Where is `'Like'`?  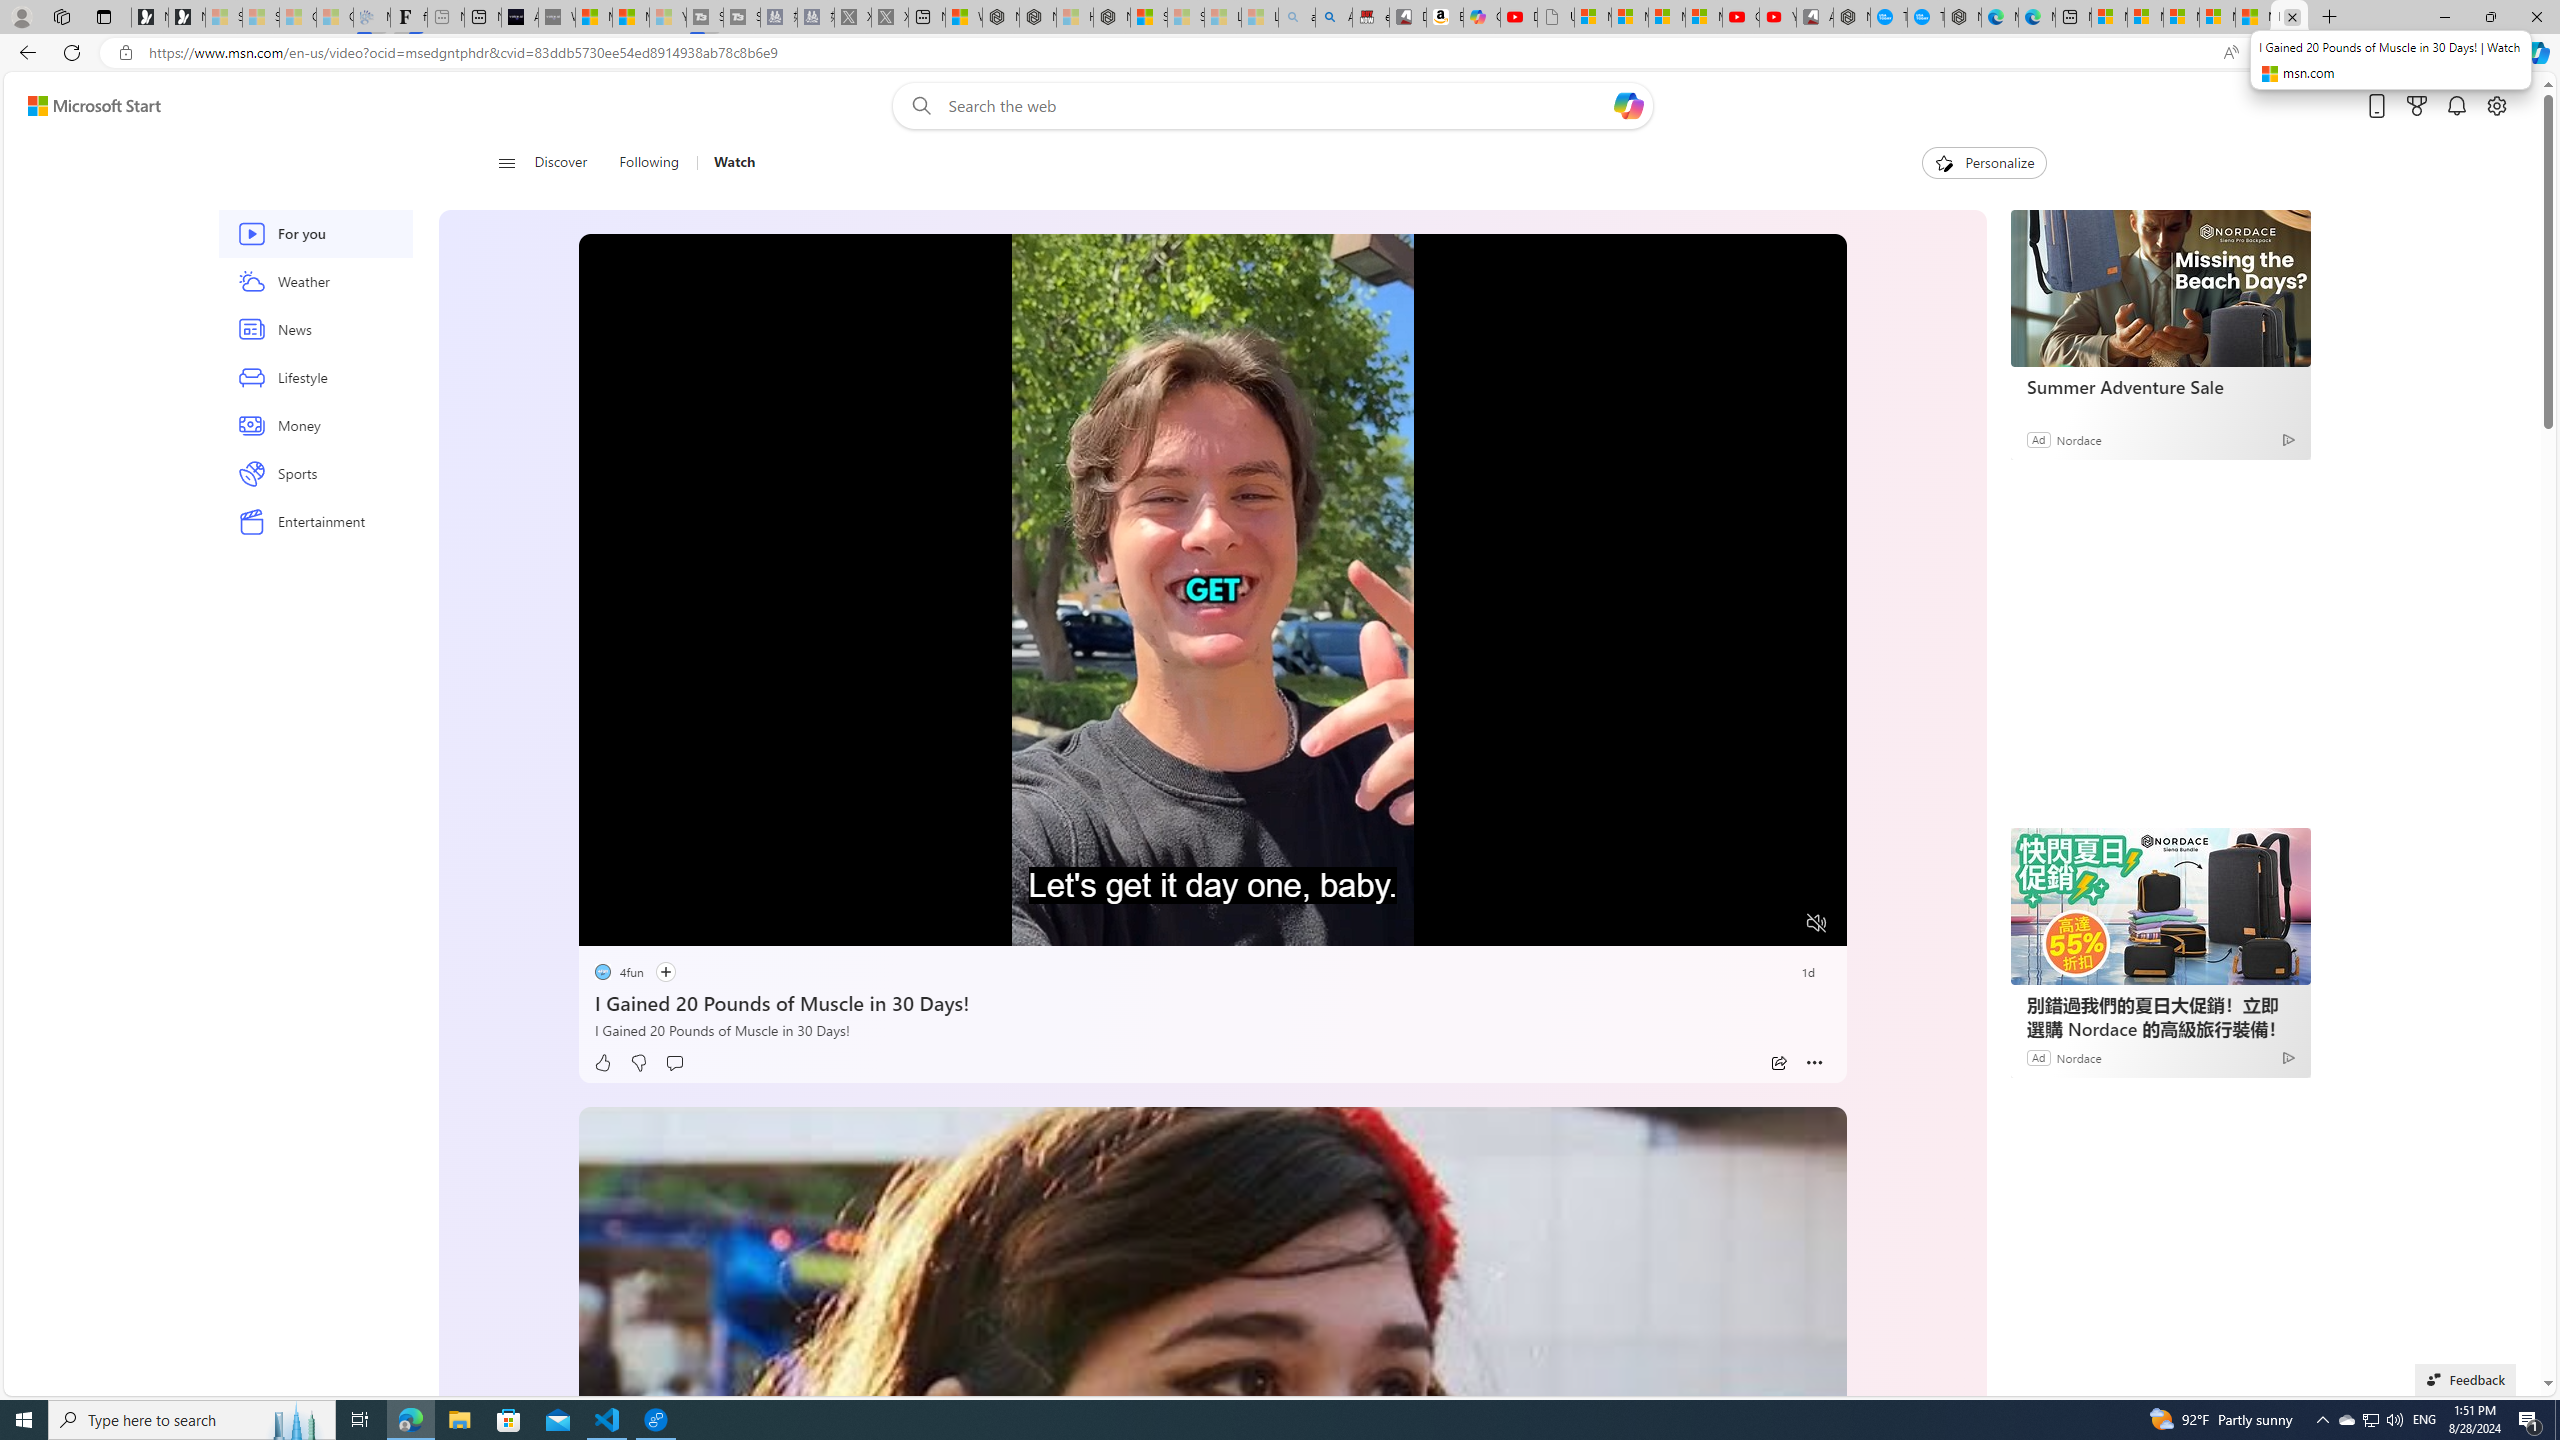 'Like' is located at coordinates (602, 1062).